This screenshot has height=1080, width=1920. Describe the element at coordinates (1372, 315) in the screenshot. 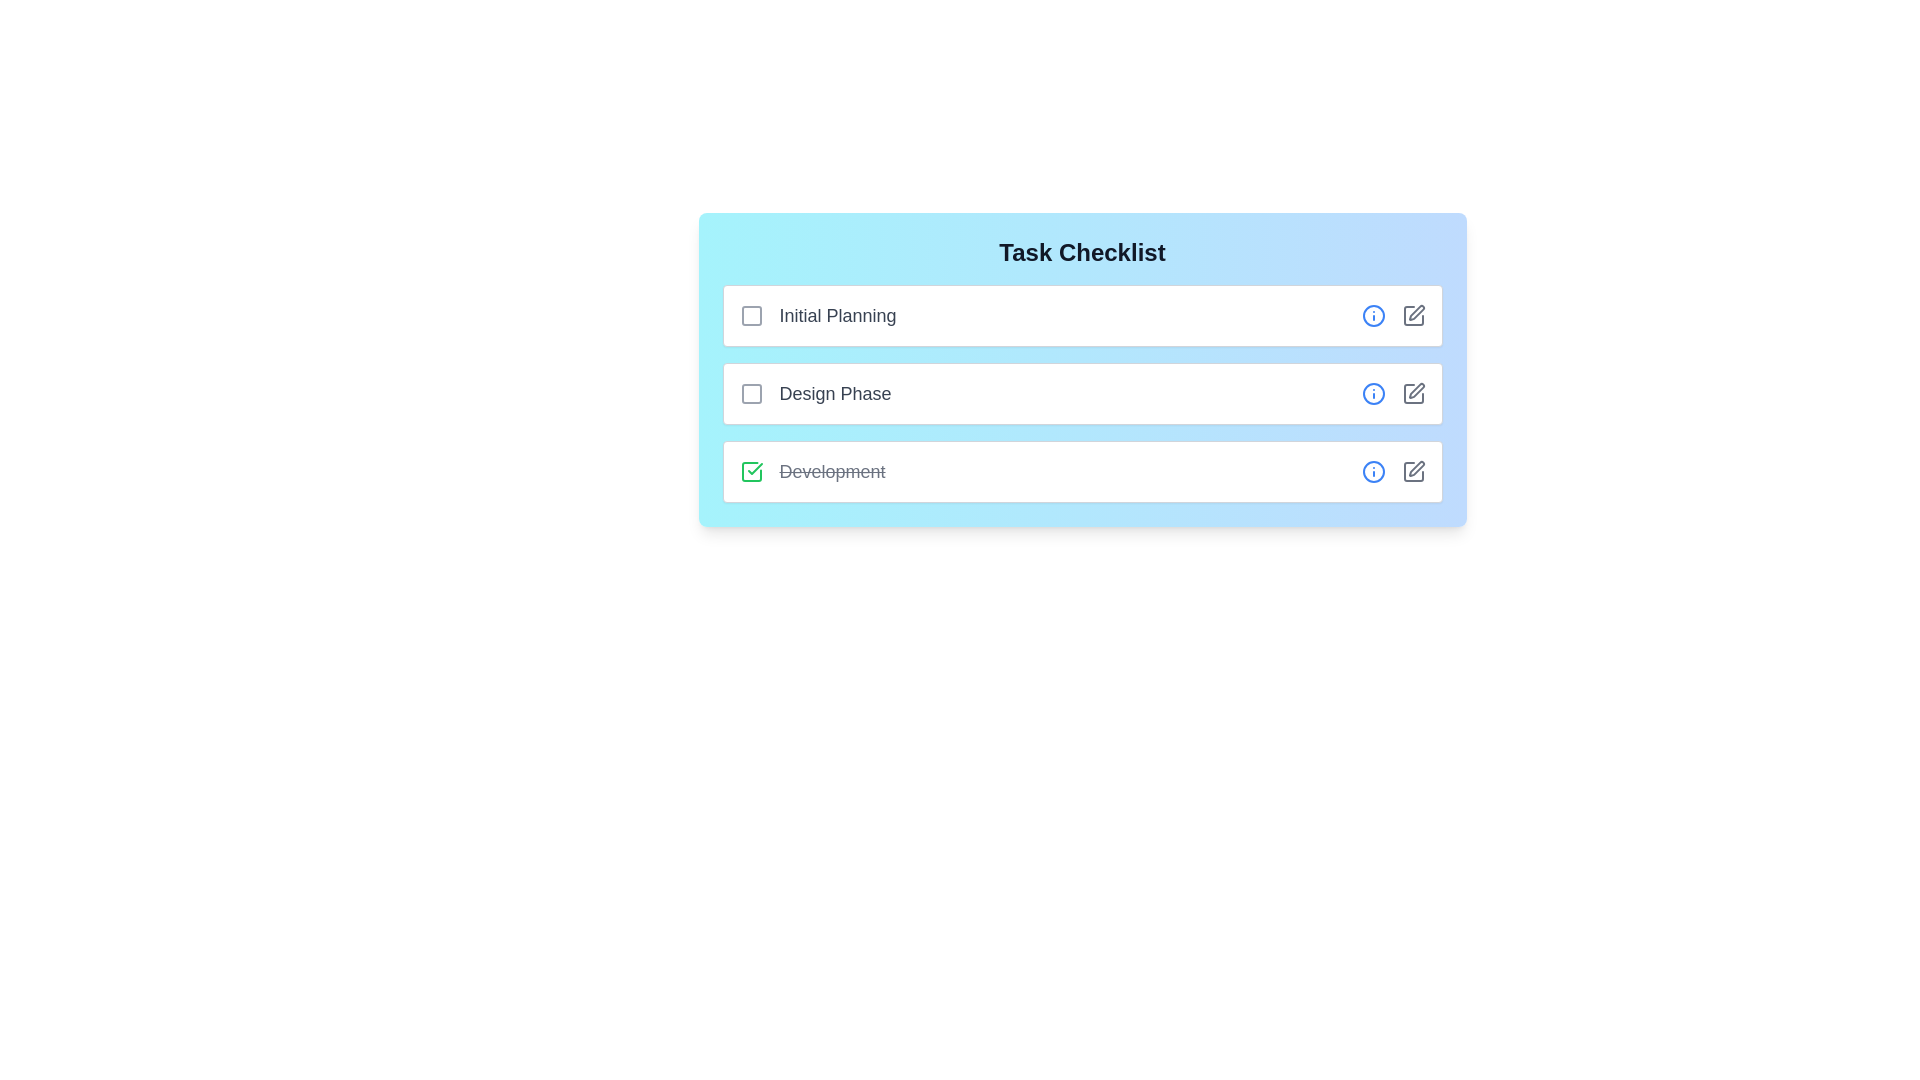

I see `the info icon for the task Initial Planning` at that location.